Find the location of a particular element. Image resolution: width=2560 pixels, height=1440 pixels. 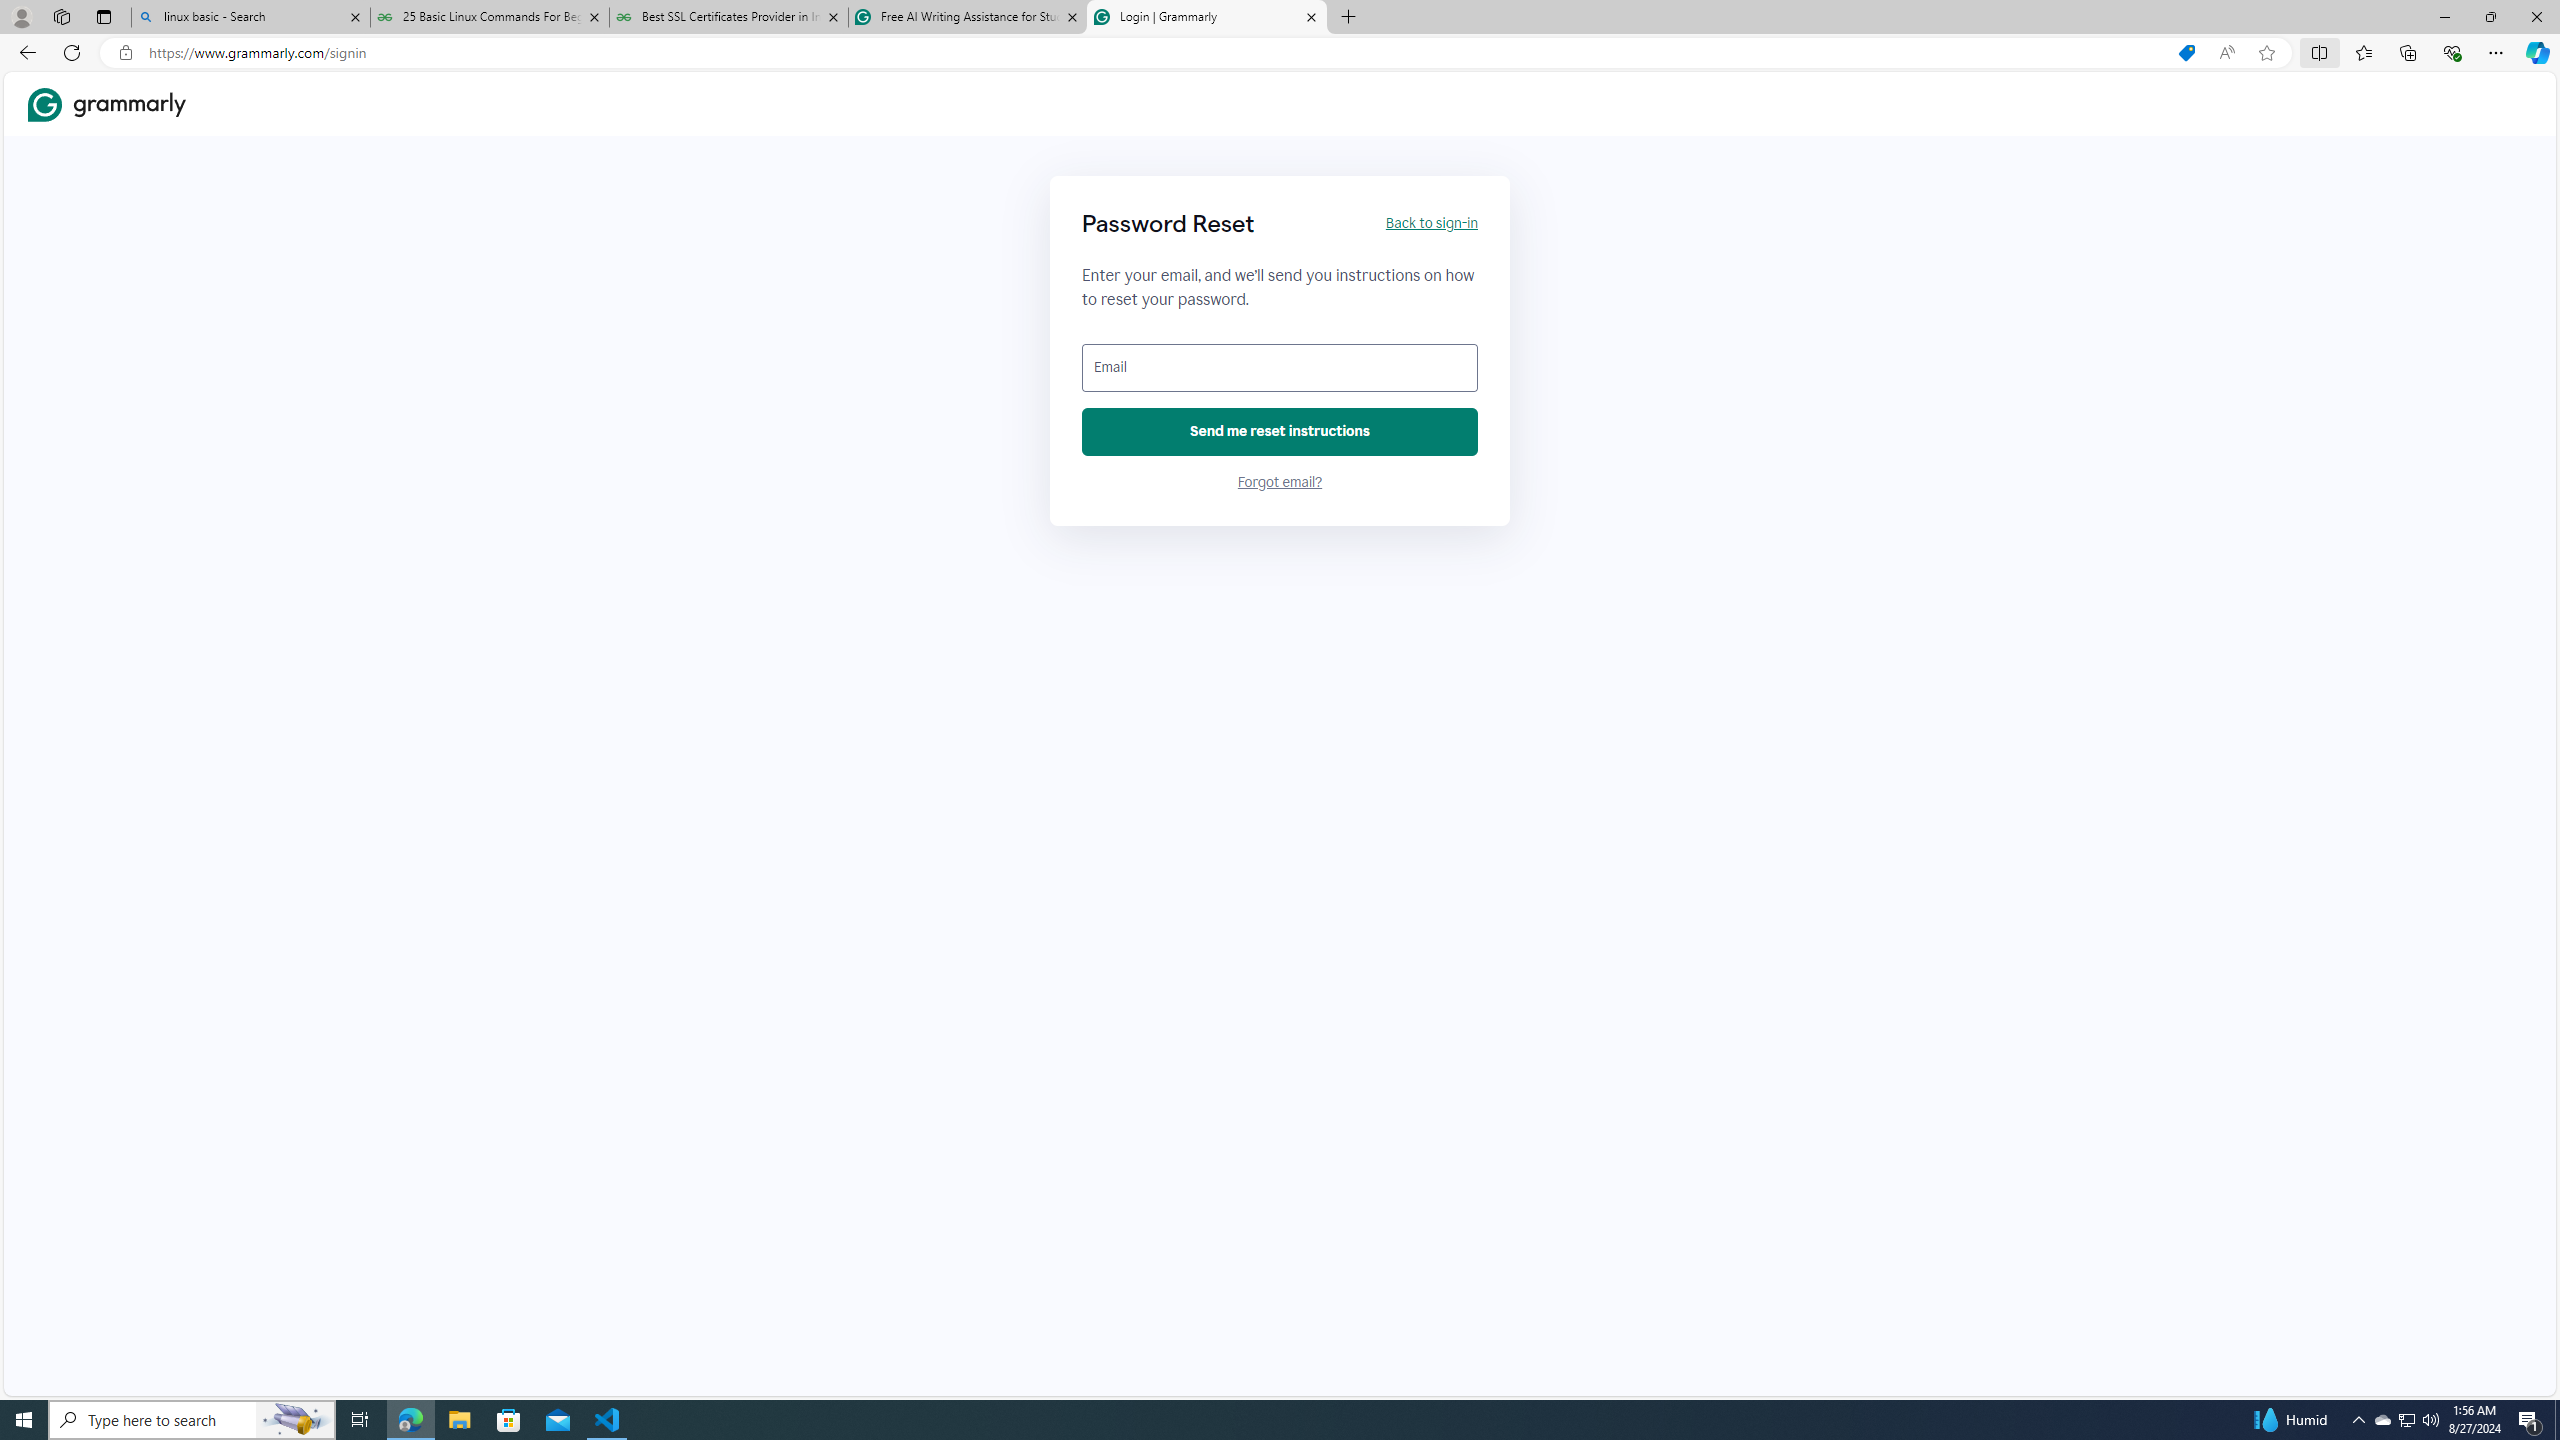

'Grammarly Home' is located at coordinates (106, 103).